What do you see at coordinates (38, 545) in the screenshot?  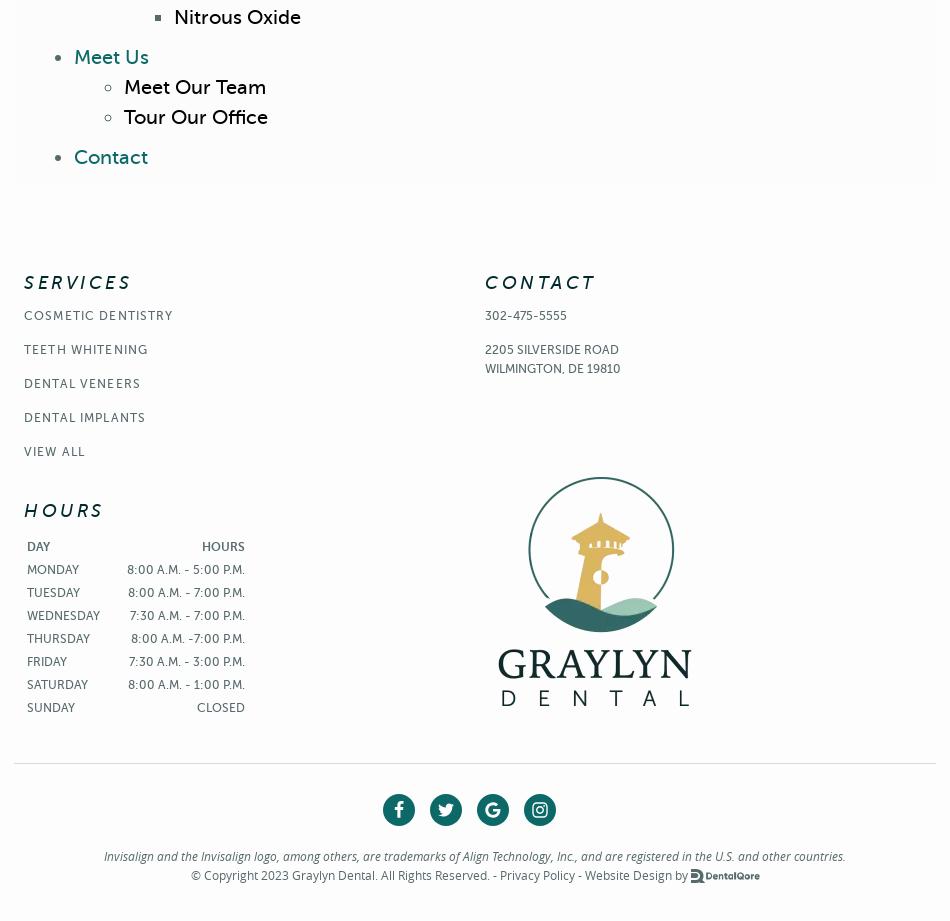 I see `'Day'` at bounding box center [38, 545].